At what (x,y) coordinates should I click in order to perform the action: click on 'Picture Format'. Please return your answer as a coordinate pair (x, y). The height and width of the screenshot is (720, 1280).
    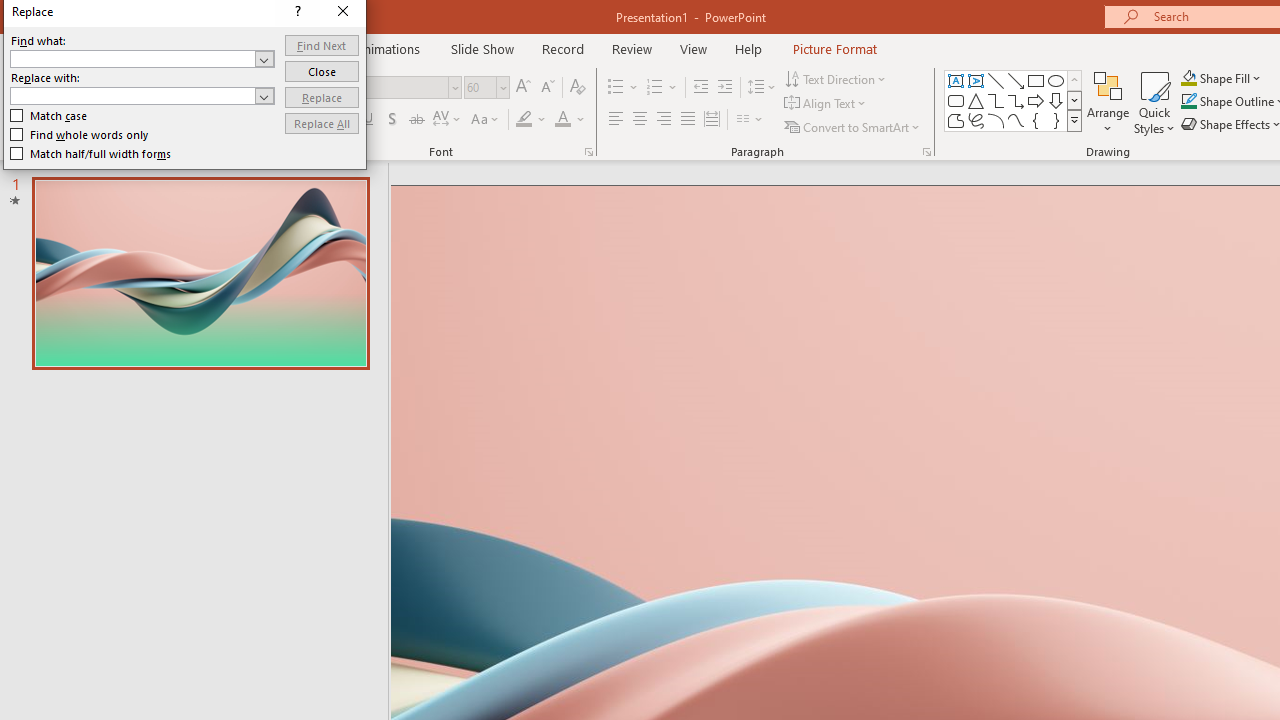
    Looking at the image, I should click on (835, 48).